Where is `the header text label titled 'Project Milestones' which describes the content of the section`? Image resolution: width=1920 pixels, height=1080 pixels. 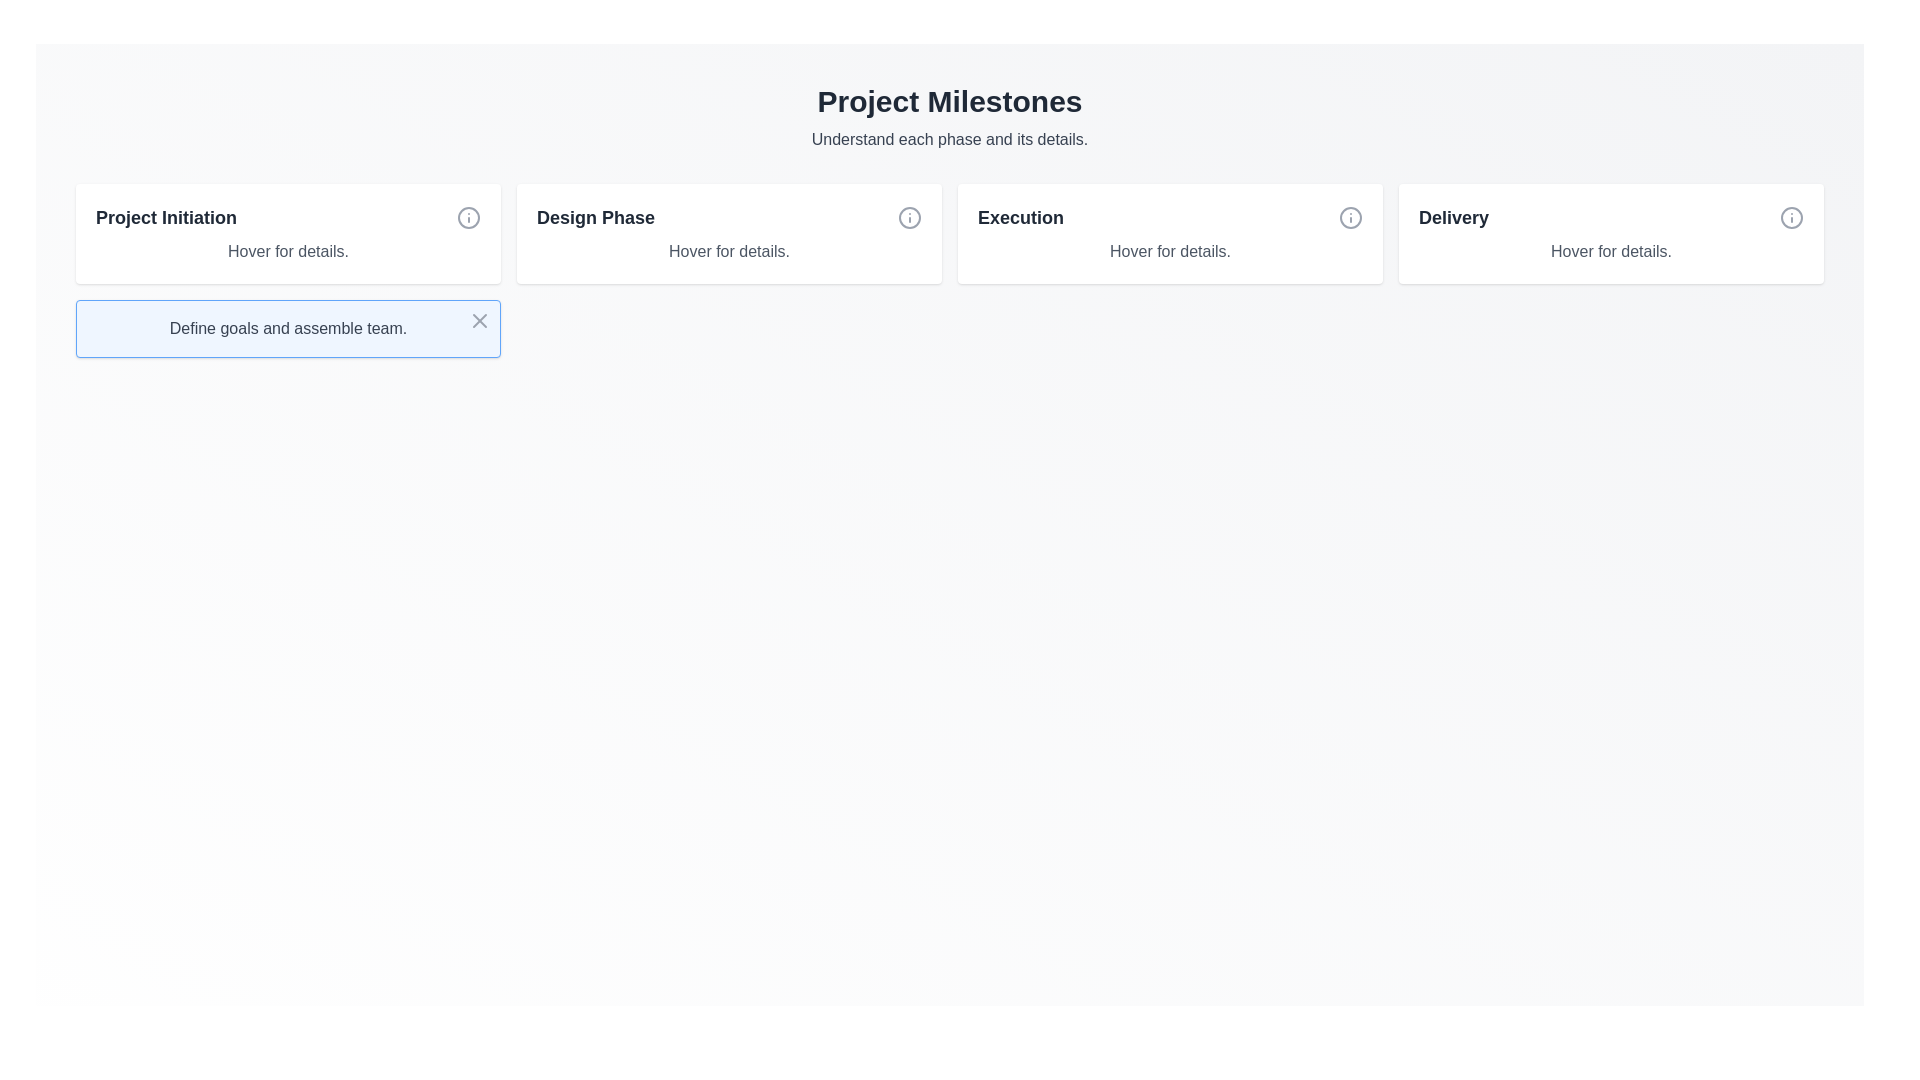 the header text label titled 'Project Milestones' which describes the content of the section is located at coordinates (949, 101).